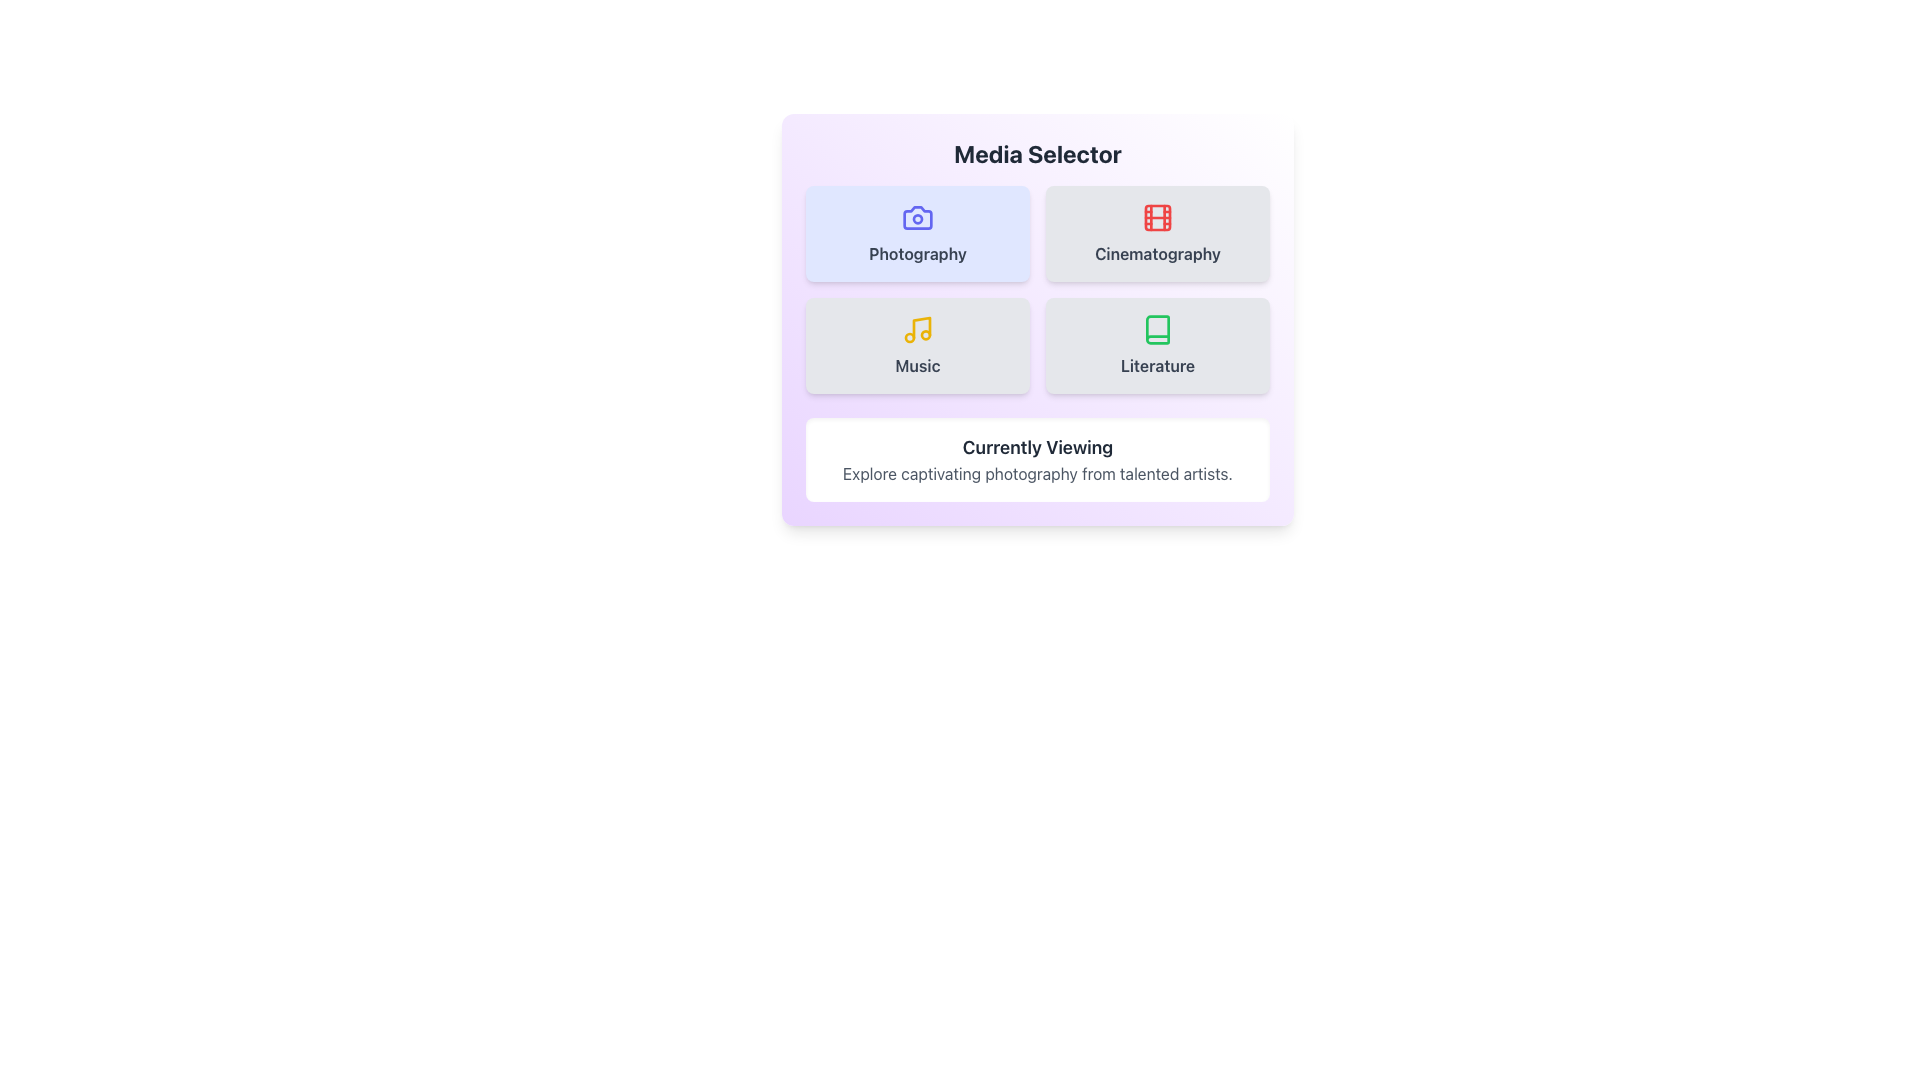 The image size is (1920, 1080). I want to click on the decorative 'Literature' icon located in the bottom-right of the four main selection buttons, so click(1157, 329).